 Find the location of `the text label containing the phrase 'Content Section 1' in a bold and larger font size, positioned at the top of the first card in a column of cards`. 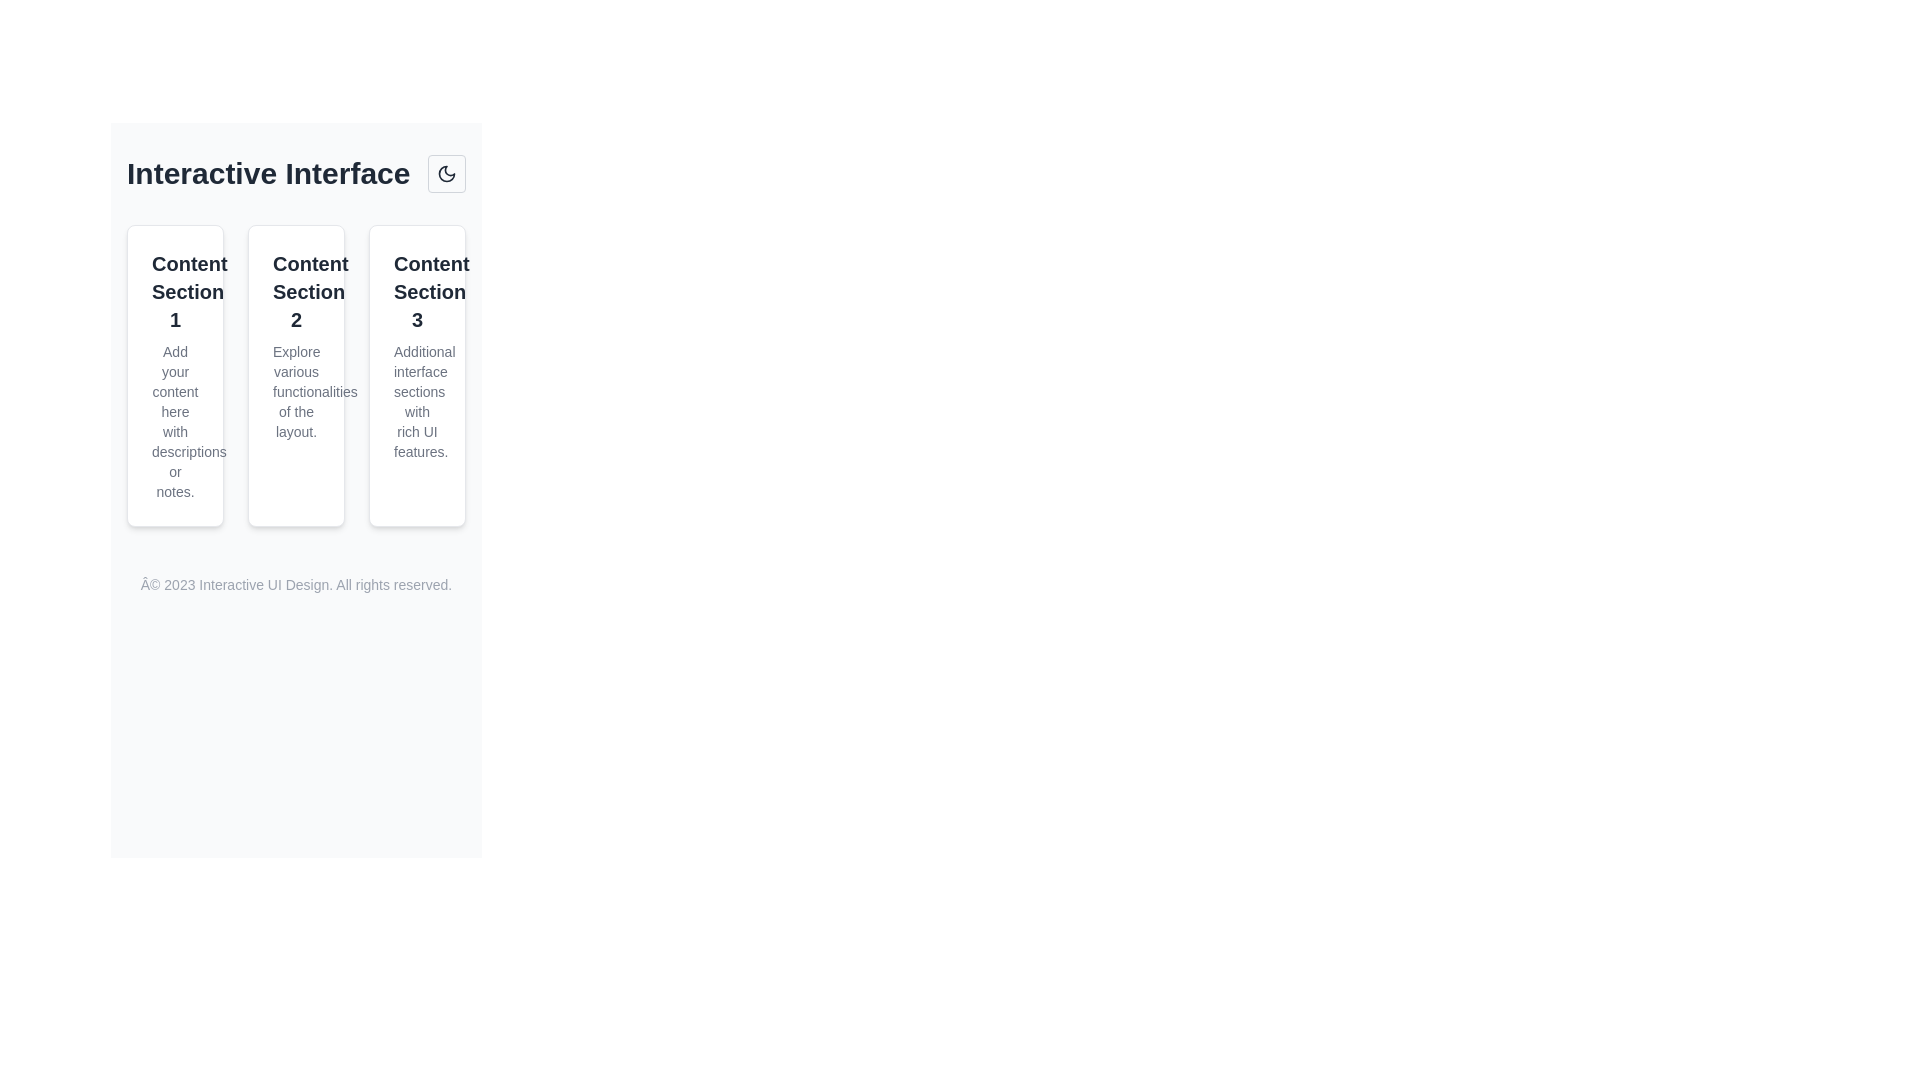

the text label containing the phrase 'Content Section 1' in a bold and larger font size, positioned at the top of the first card in a column of cards is located at coordinates (175, 292).